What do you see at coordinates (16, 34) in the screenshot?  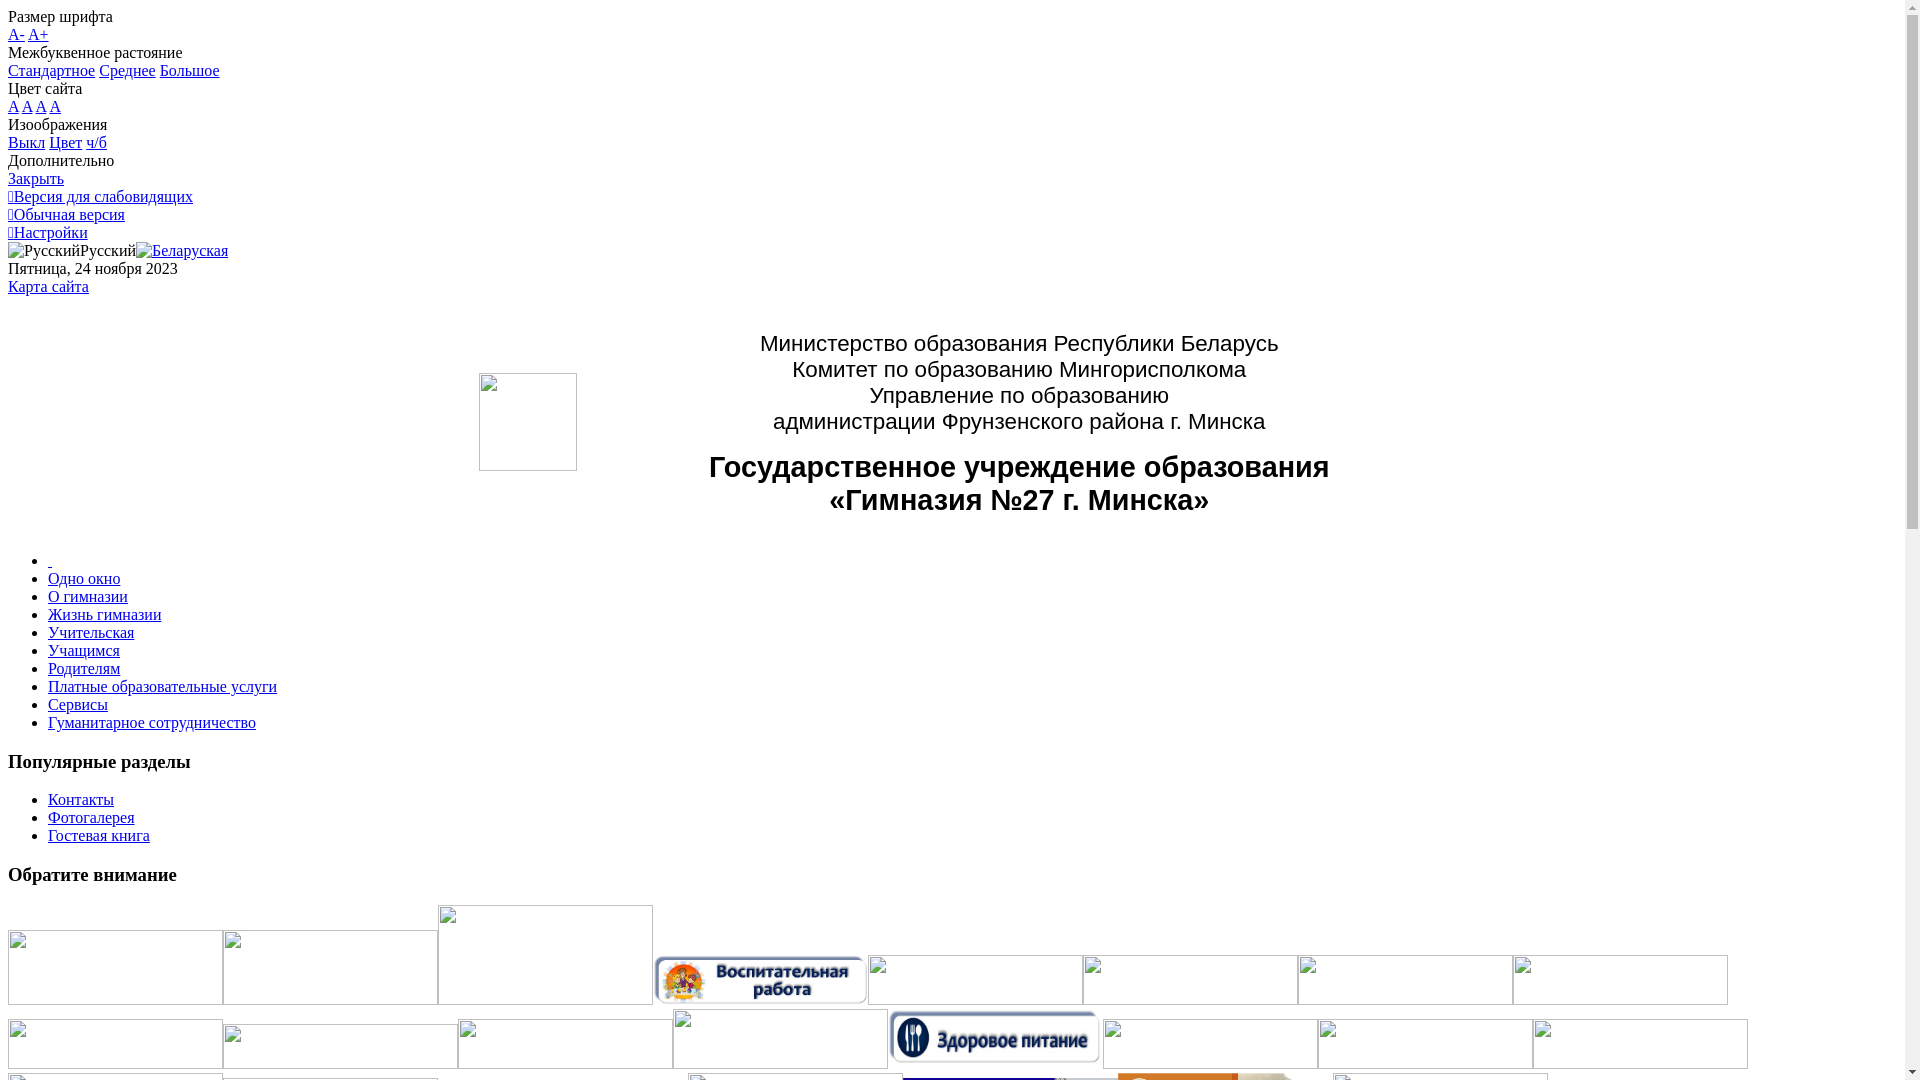 I see `'A-'` at bounding box center [16, 34].